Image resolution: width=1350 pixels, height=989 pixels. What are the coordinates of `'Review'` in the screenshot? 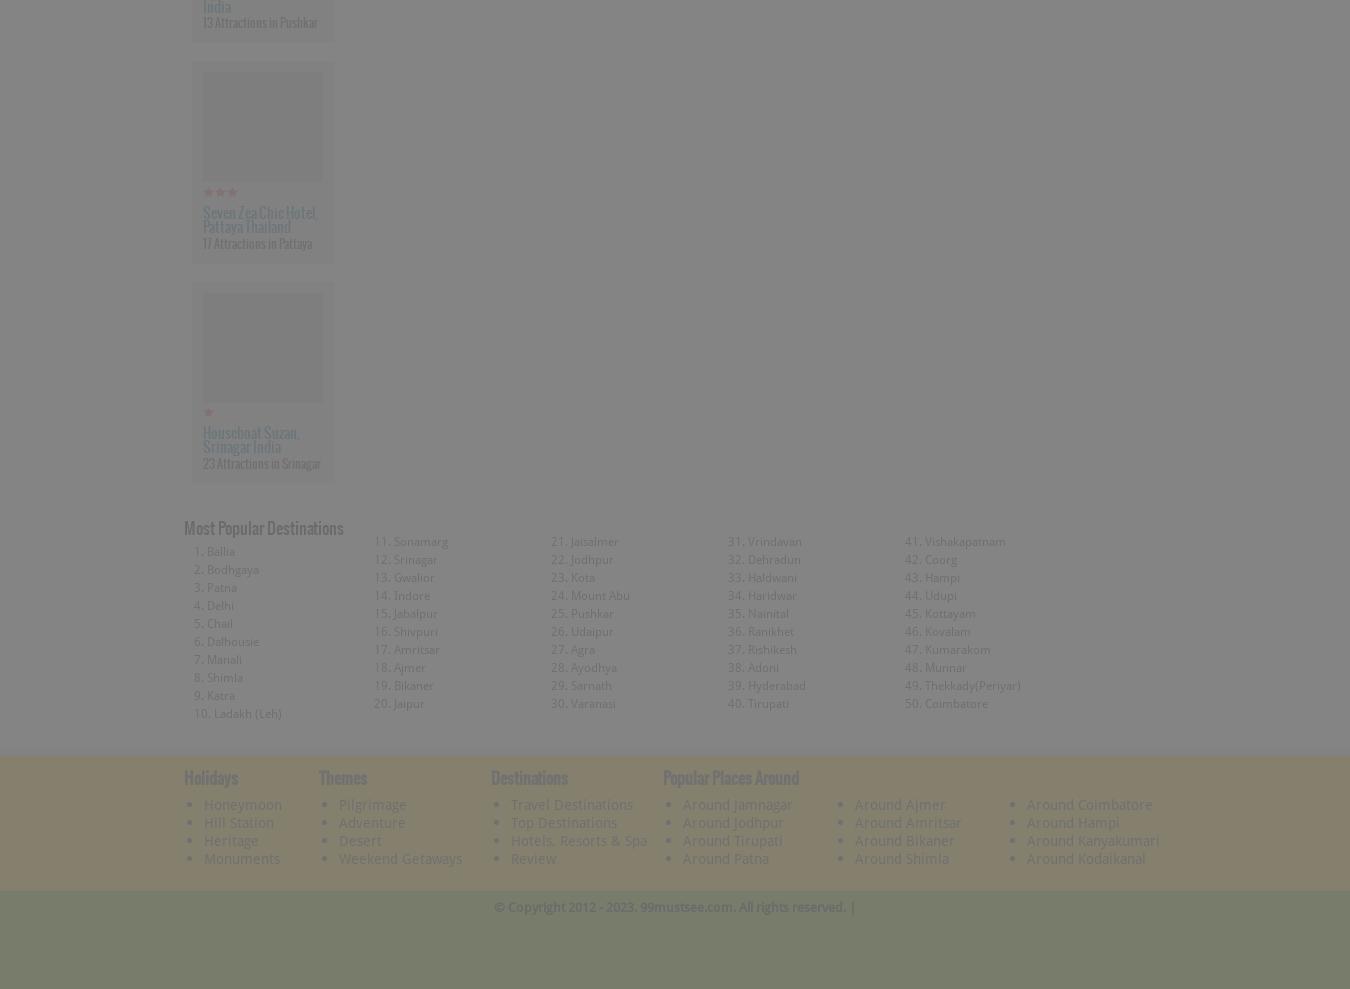 It's located at (531, 857).